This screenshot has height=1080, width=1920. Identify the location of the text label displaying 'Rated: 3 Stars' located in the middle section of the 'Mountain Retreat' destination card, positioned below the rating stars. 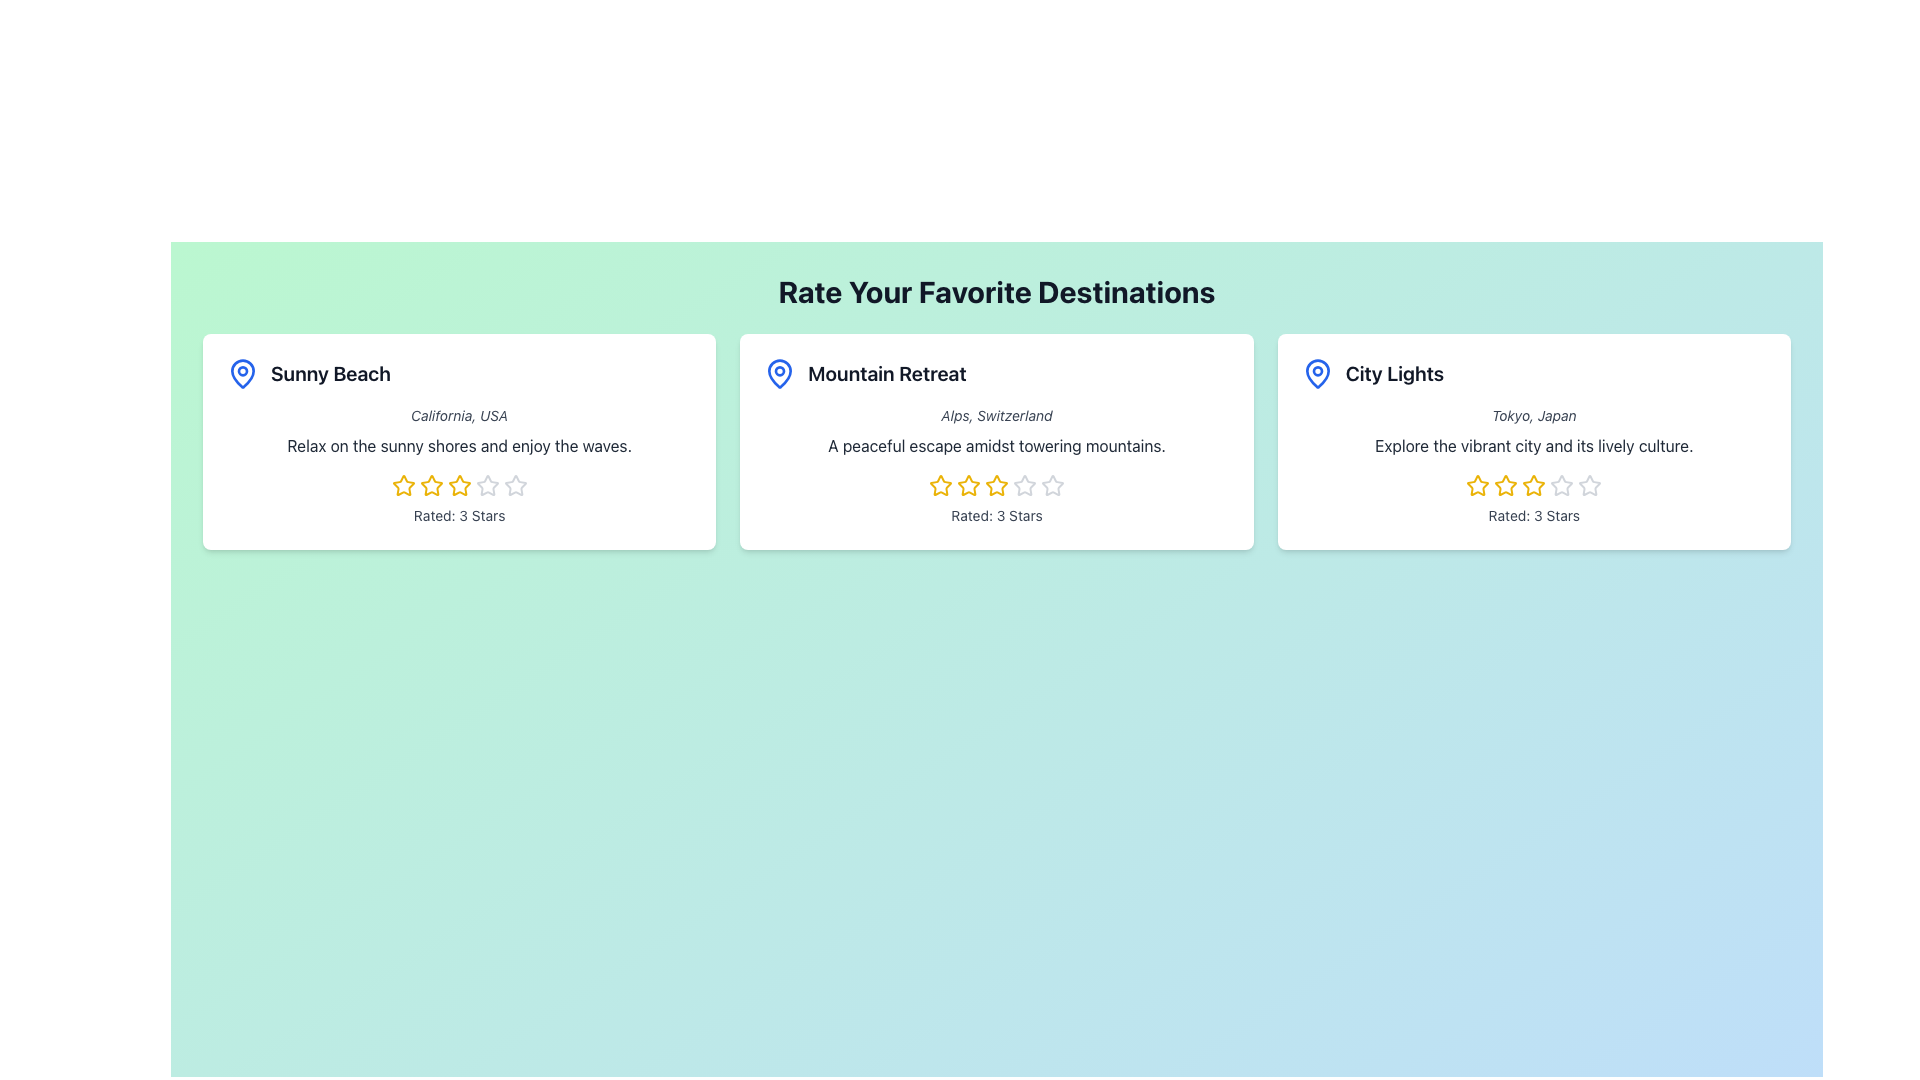
(997, 515).